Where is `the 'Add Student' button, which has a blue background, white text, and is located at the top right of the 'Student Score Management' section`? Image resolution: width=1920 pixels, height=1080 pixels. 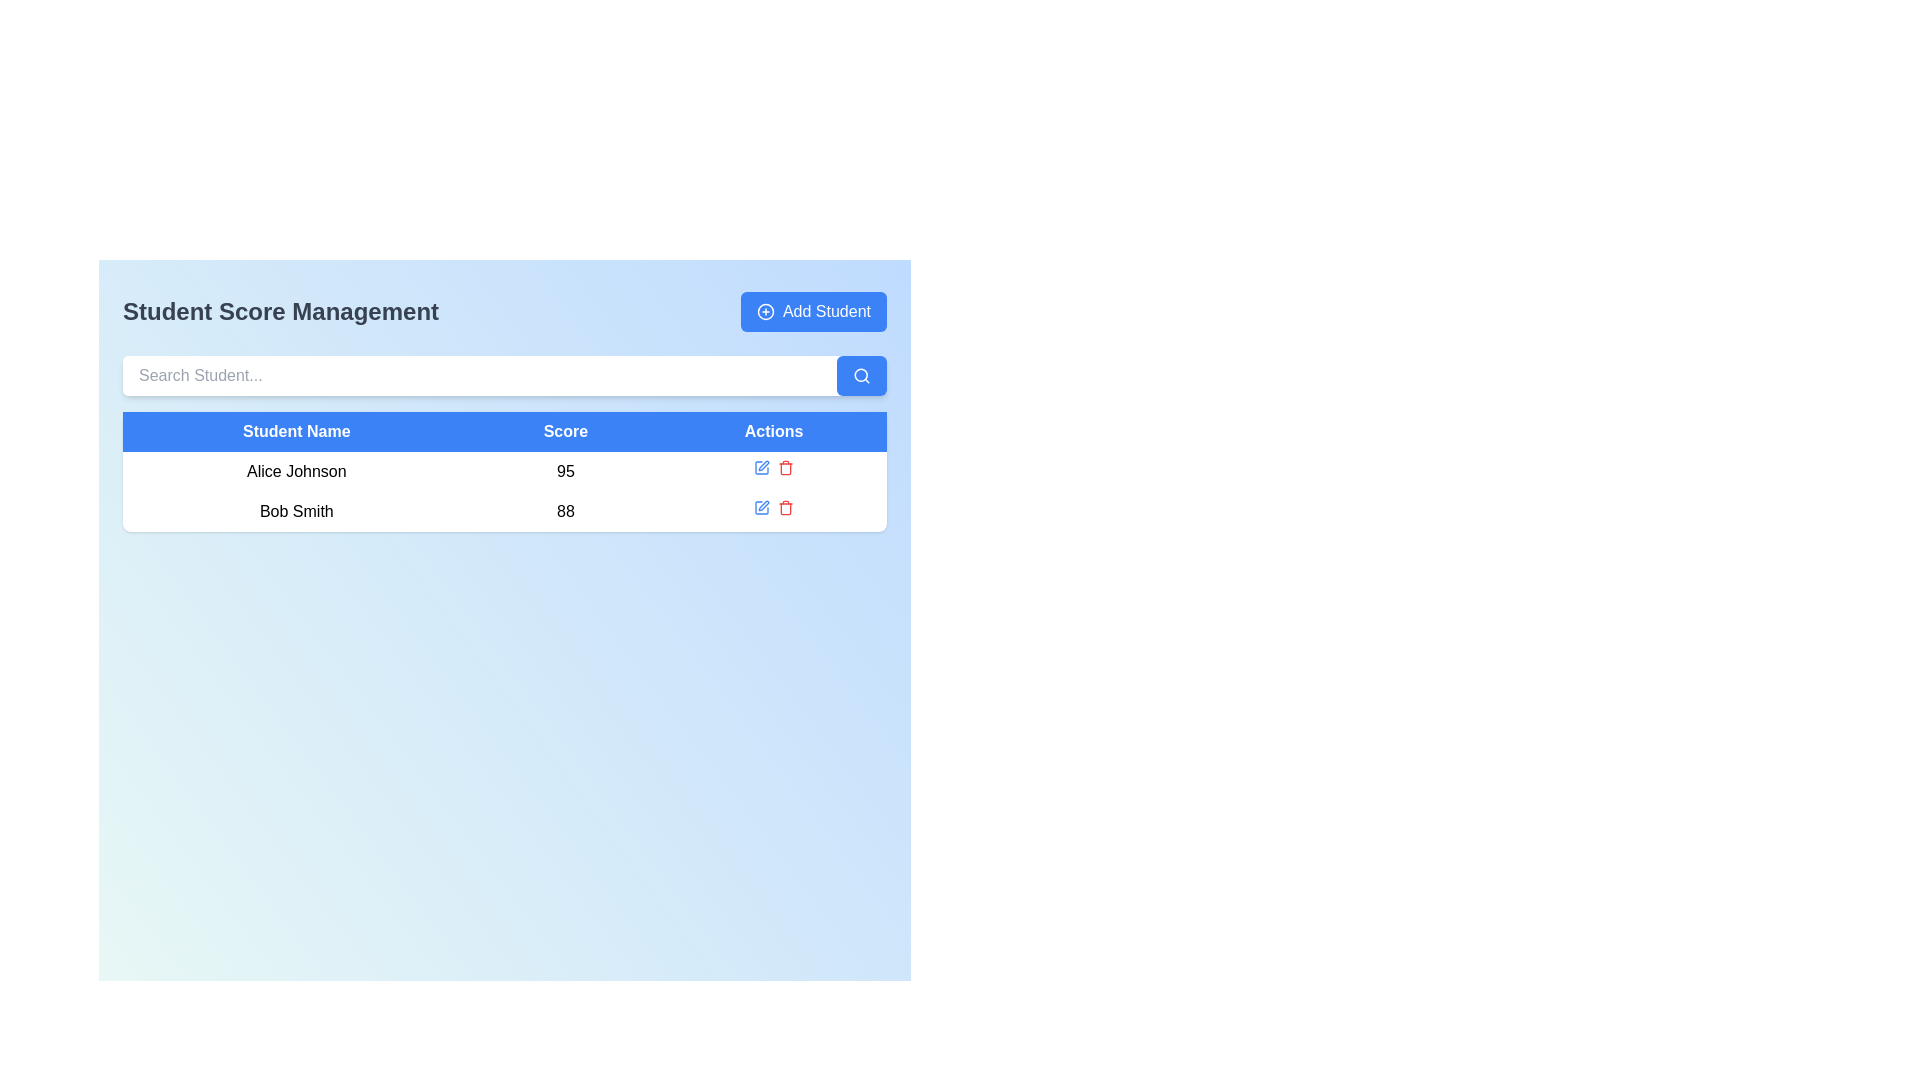
the 'Add Student' button, which has a blue background, white text, and is located at the top right of the 'Student Score Management' section is located at coordinates (813, 312).